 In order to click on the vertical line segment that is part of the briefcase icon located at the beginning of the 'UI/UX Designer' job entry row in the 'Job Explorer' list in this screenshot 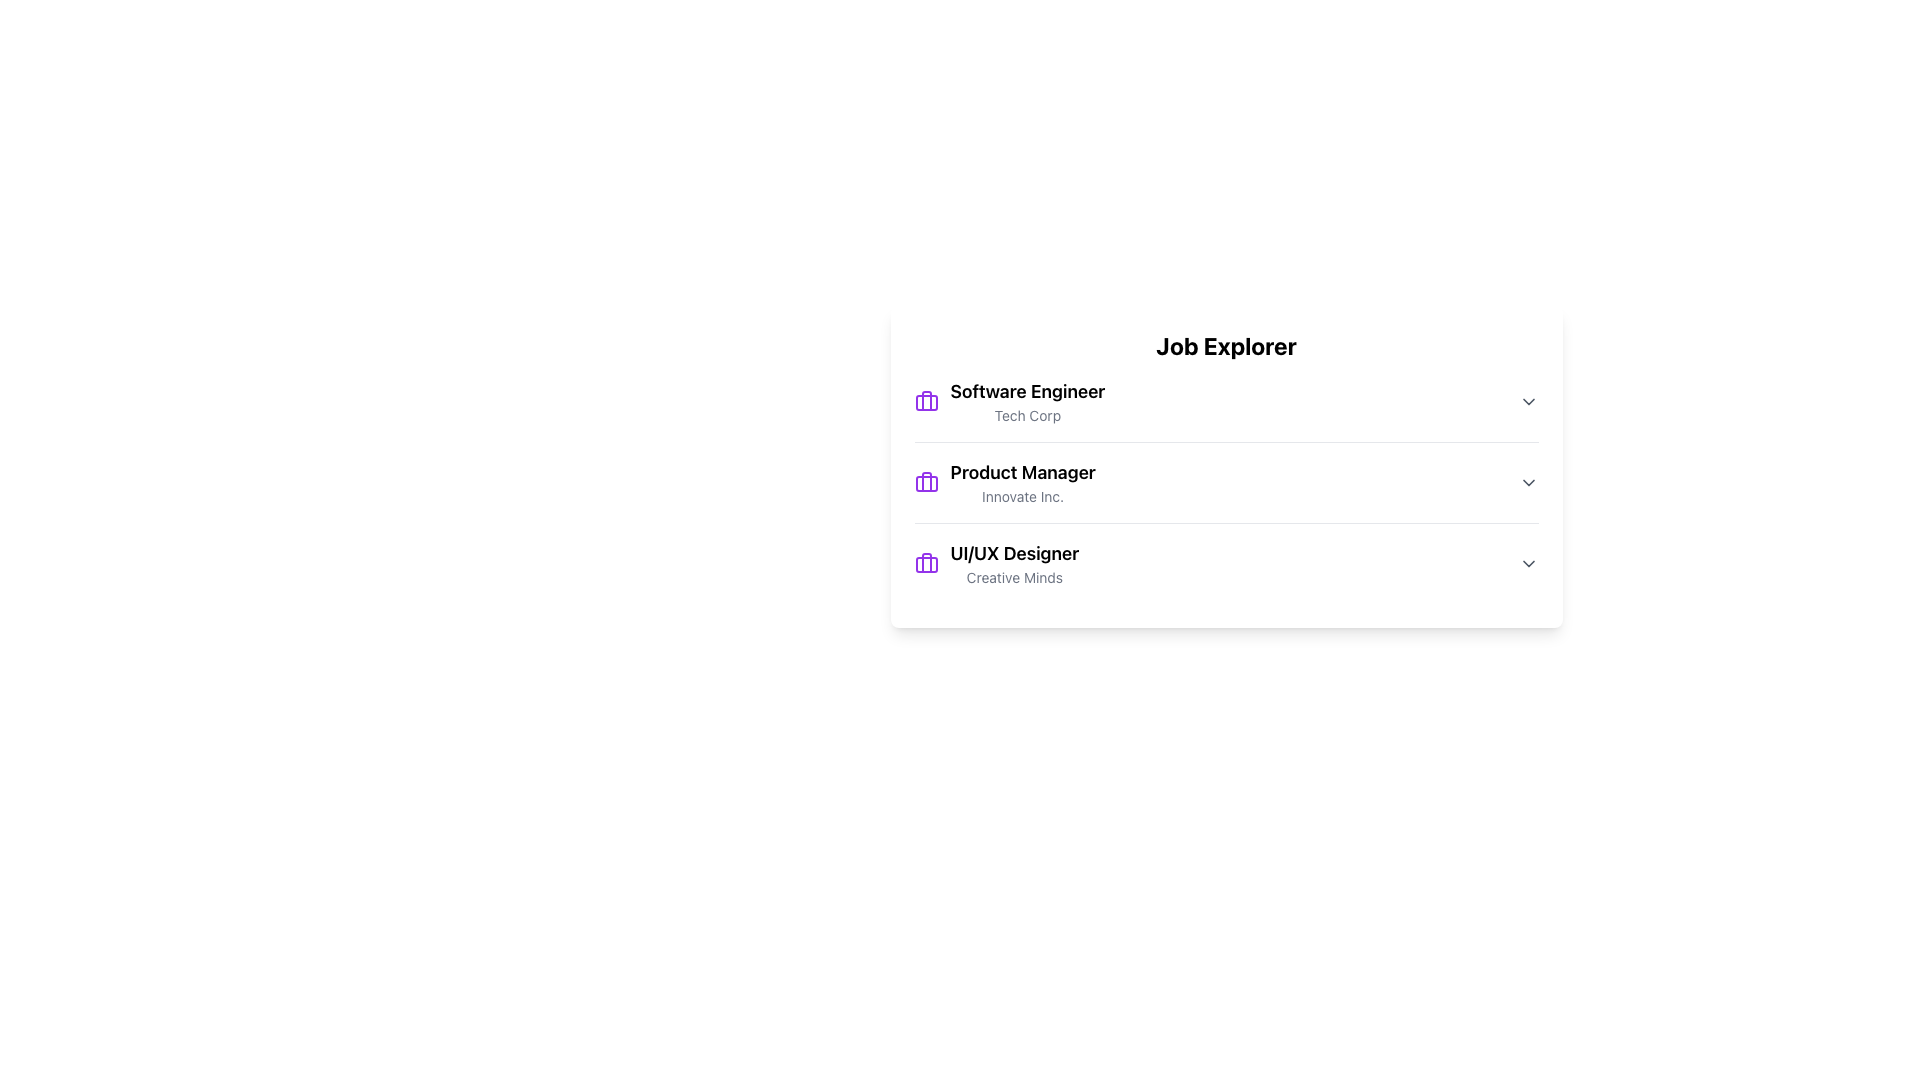, I will do `click(925, 563)`.